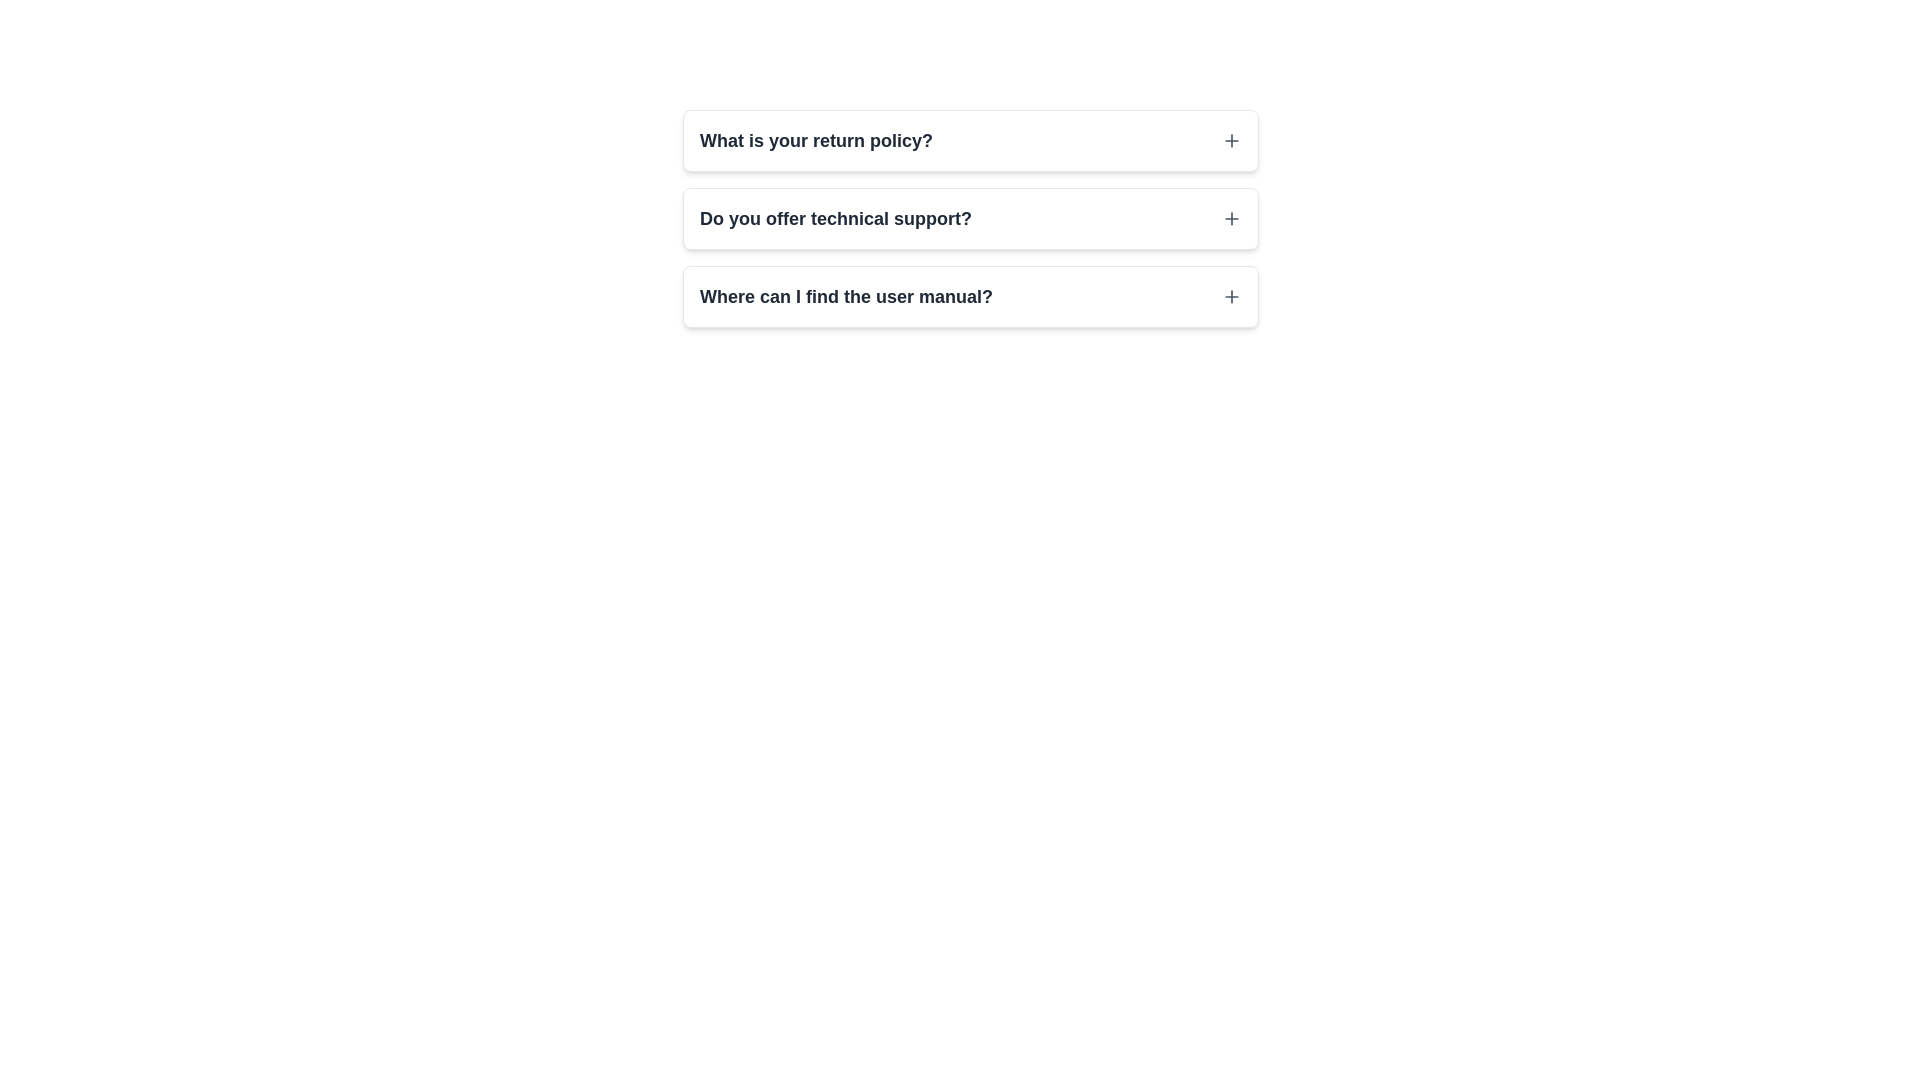 Image resolution: width=1920 pixels, height=1080 pixels. What do you see at coordinates (1231, 219) in the screenshot?
I see `the expand-toggle button located to the right of the 'Do you offer technical support?' text` at bounding box center [1231, 219].